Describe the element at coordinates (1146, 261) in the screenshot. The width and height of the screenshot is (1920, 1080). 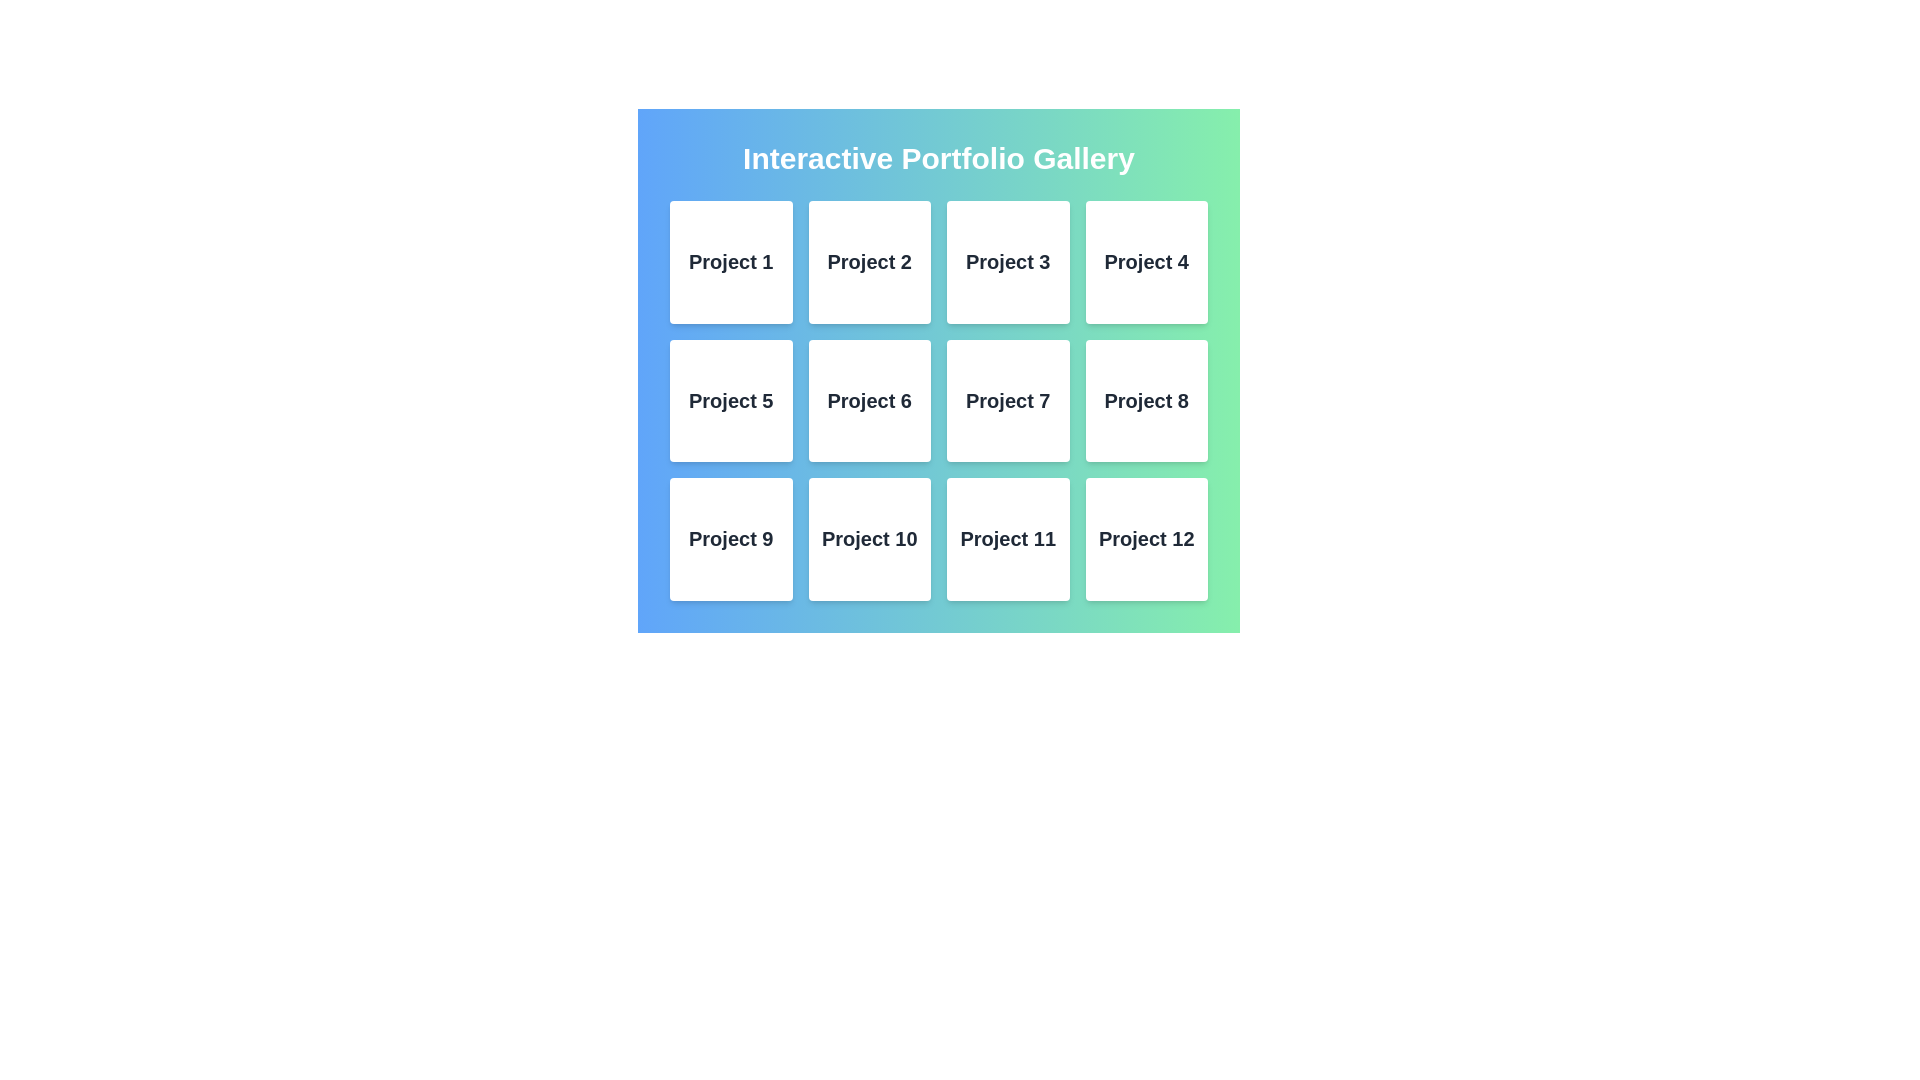
I see `the navigational button for 'Project 4'` at that location.